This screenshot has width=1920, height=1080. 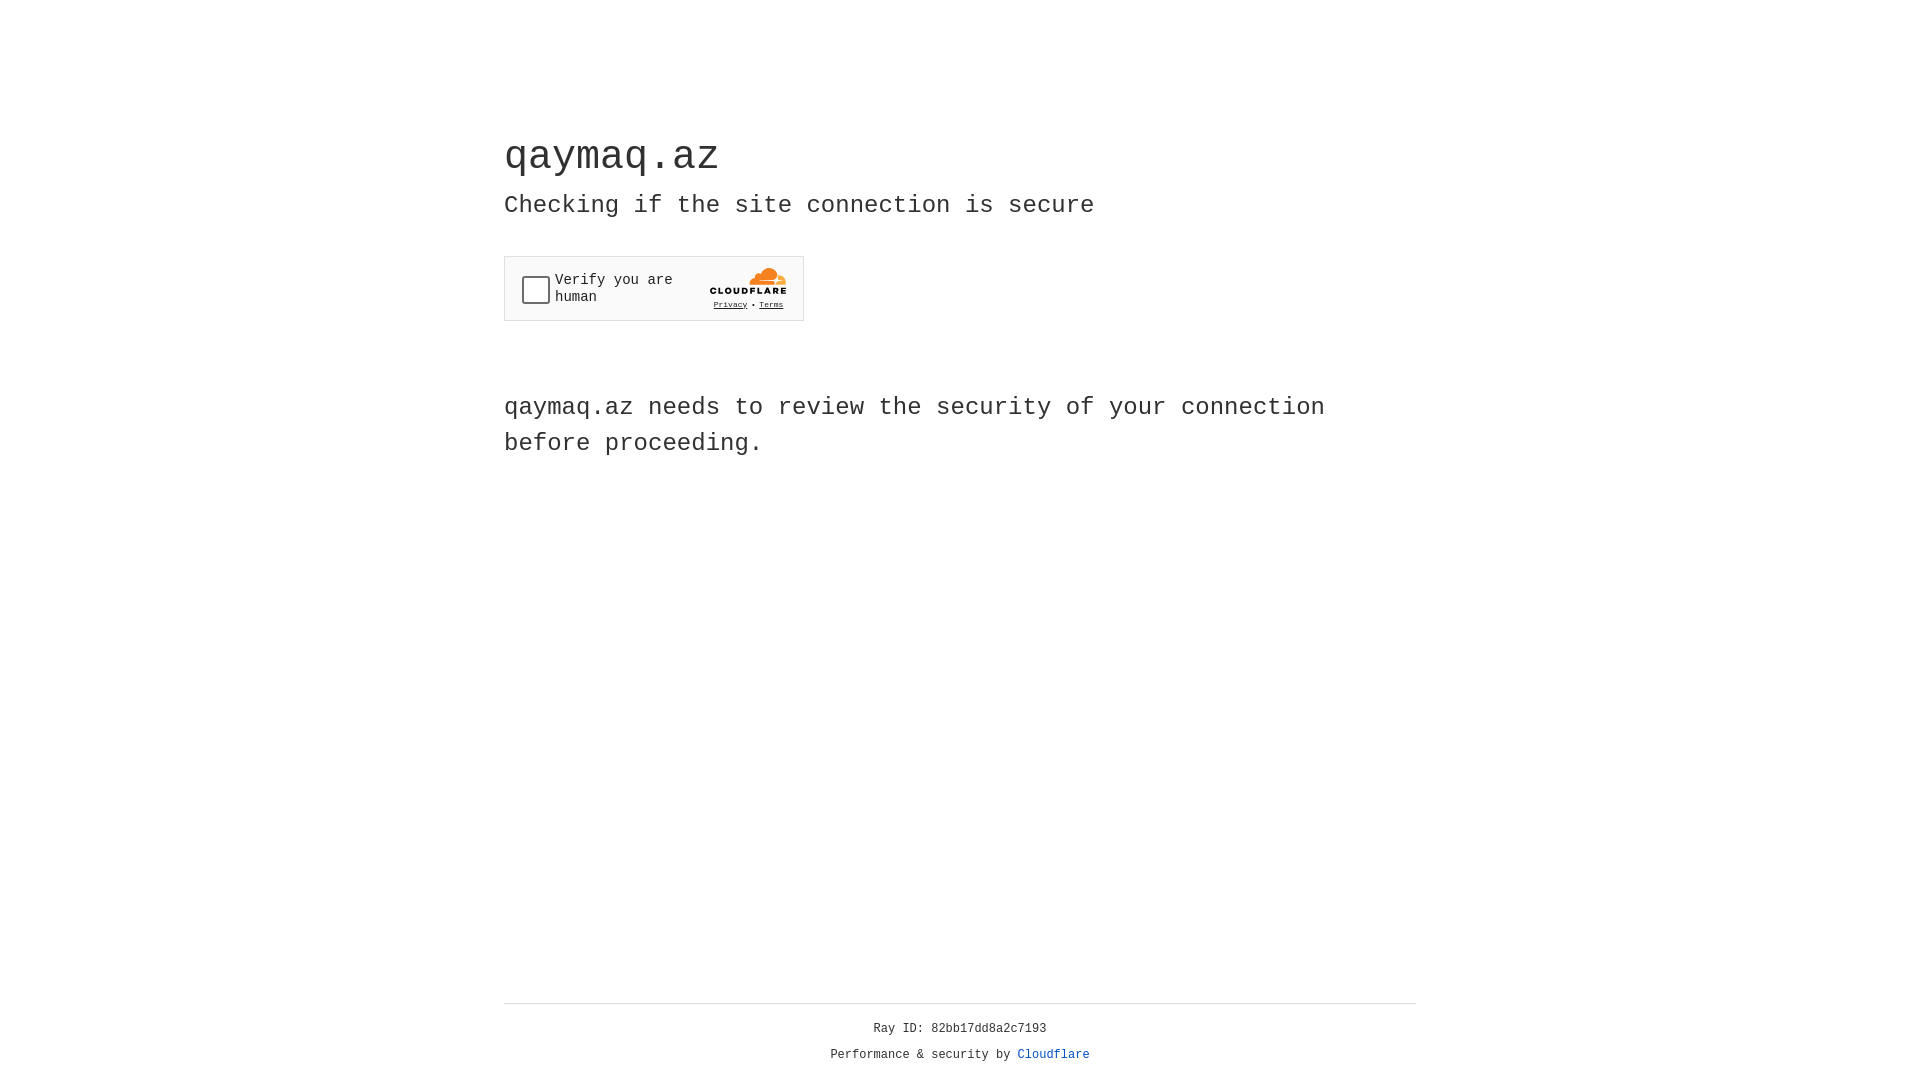 I want to click on 'Widget containing a Cloudflare security challenge', so click(x=653, y=288).